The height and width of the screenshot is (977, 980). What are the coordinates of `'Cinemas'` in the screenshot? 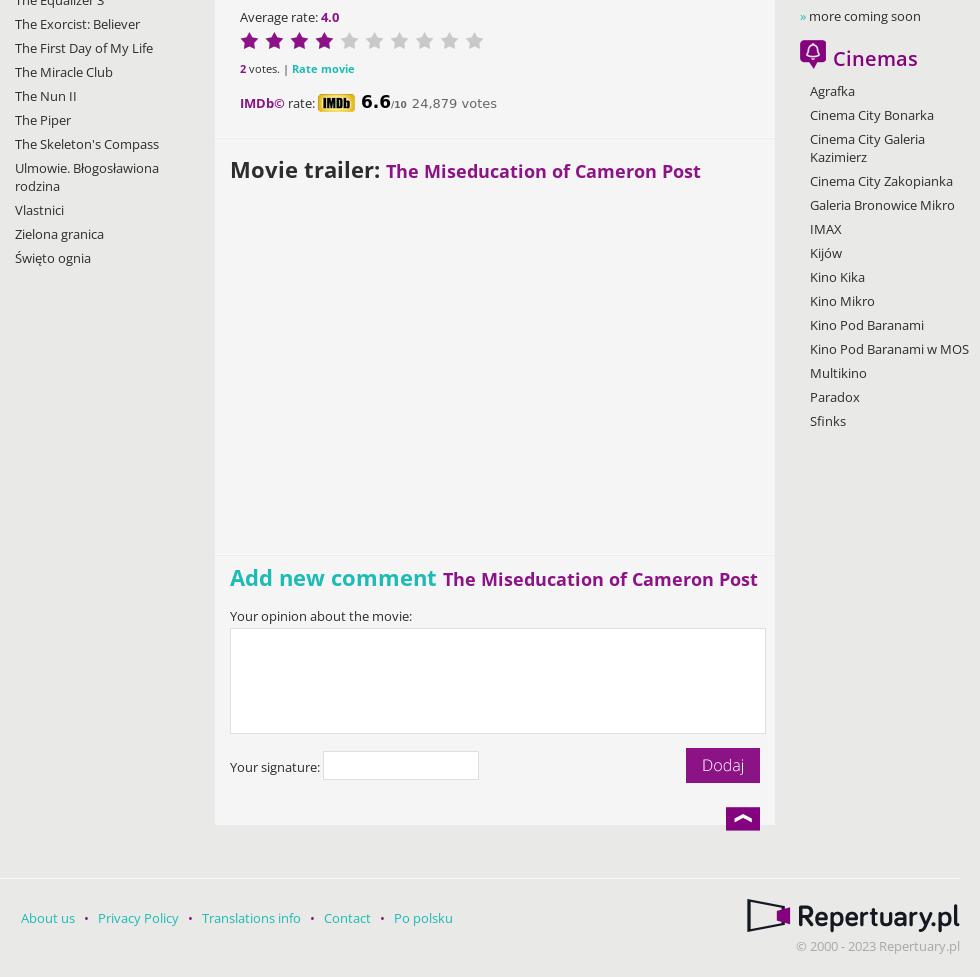 It's located at (833, 58).